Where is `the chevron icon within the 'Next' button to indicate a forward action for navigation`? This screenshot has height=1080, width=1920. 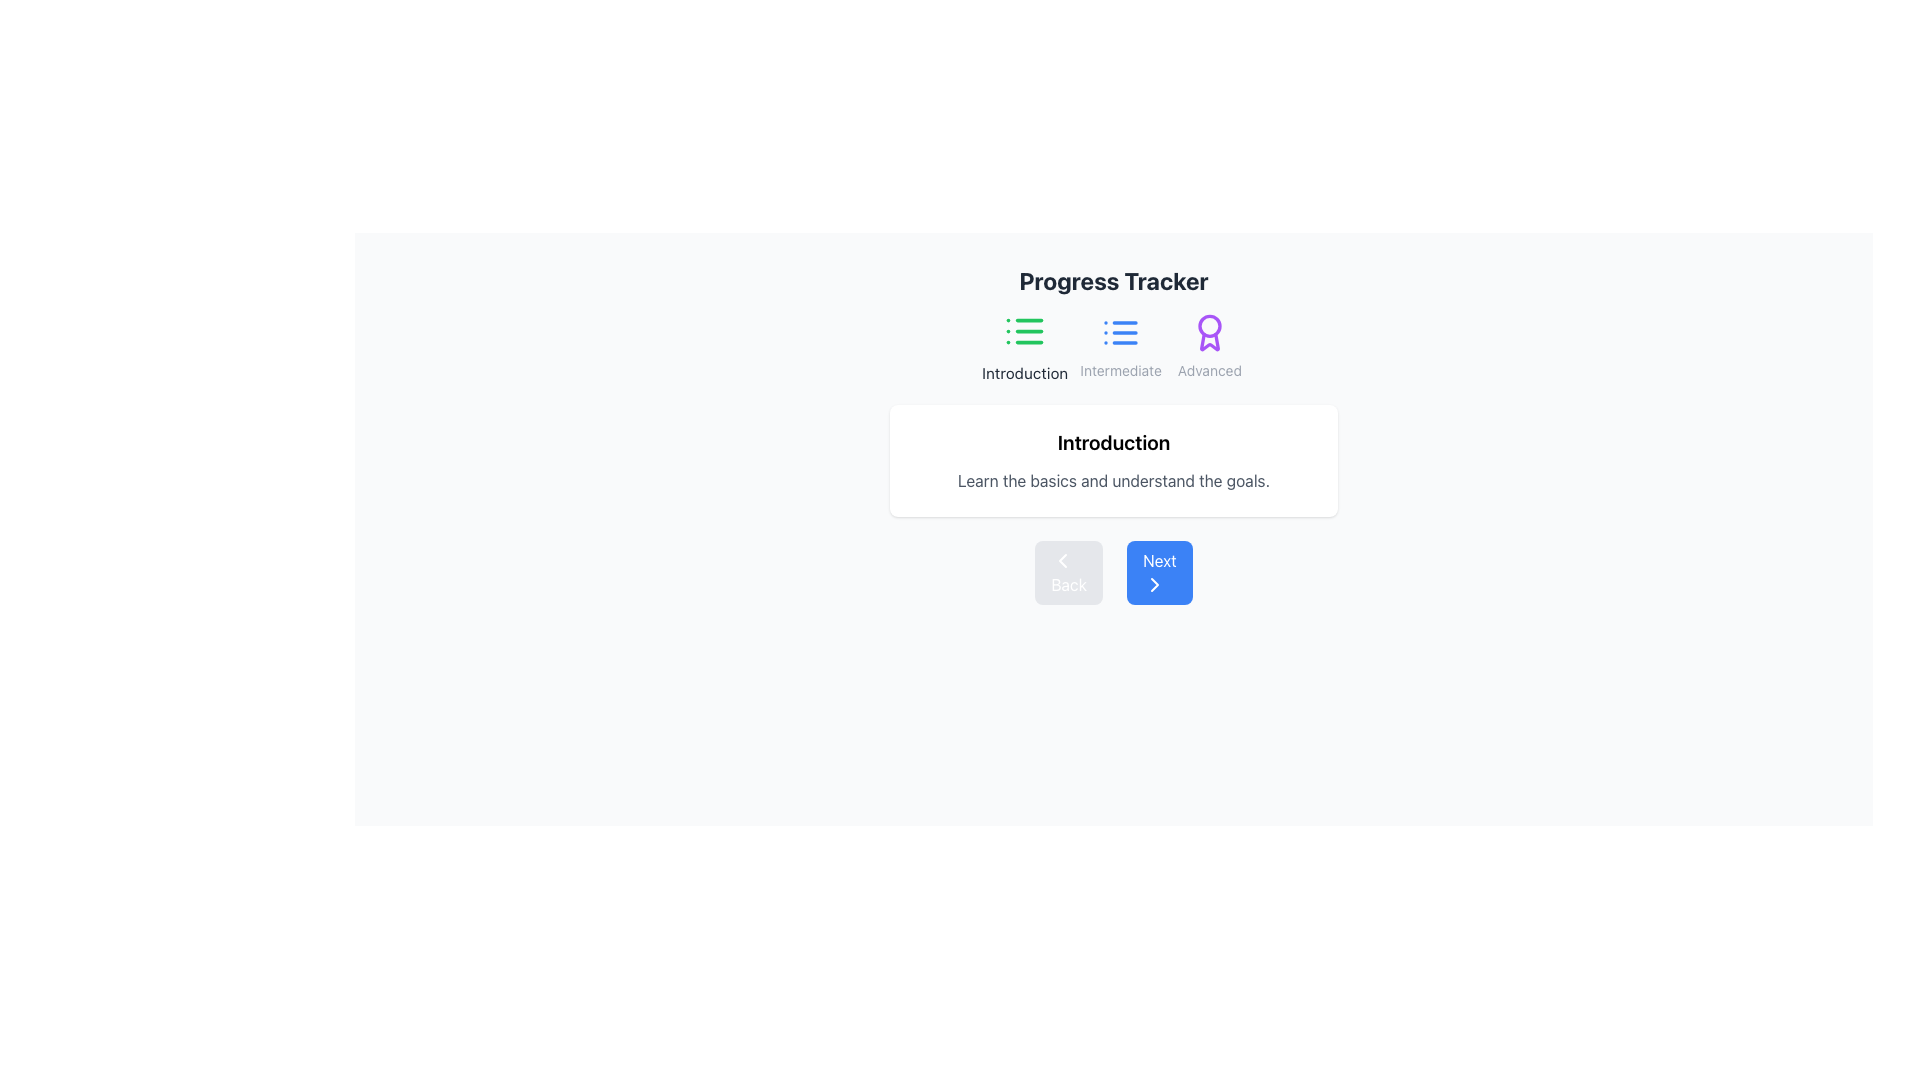
the chevron icon within the 'Next' button to indicate a forward action for navigation is located at coordinates (1155, 585).